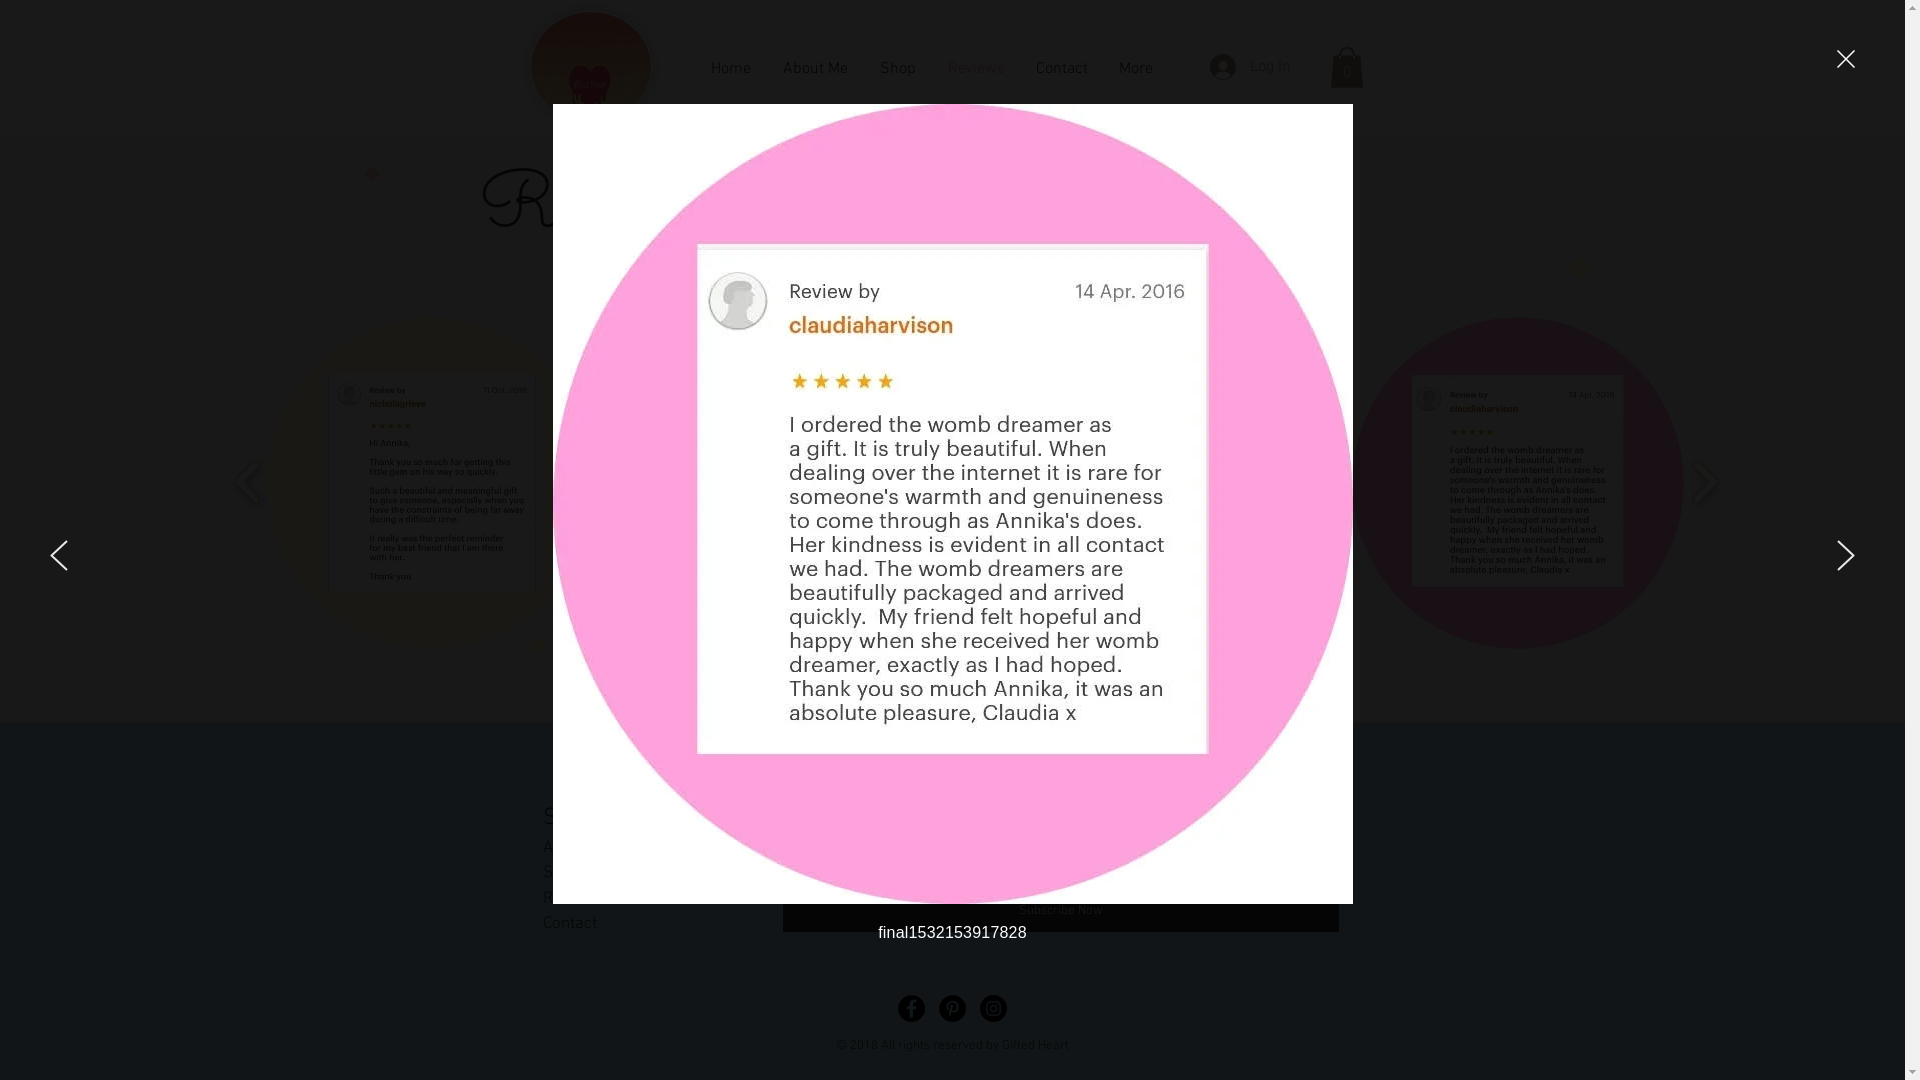 This screenshot has height=1080, width=1920. What do you see at coordinates (1060, 66) in the screenshot?
I see `'Contact'` at bounding box center [1060, 66].